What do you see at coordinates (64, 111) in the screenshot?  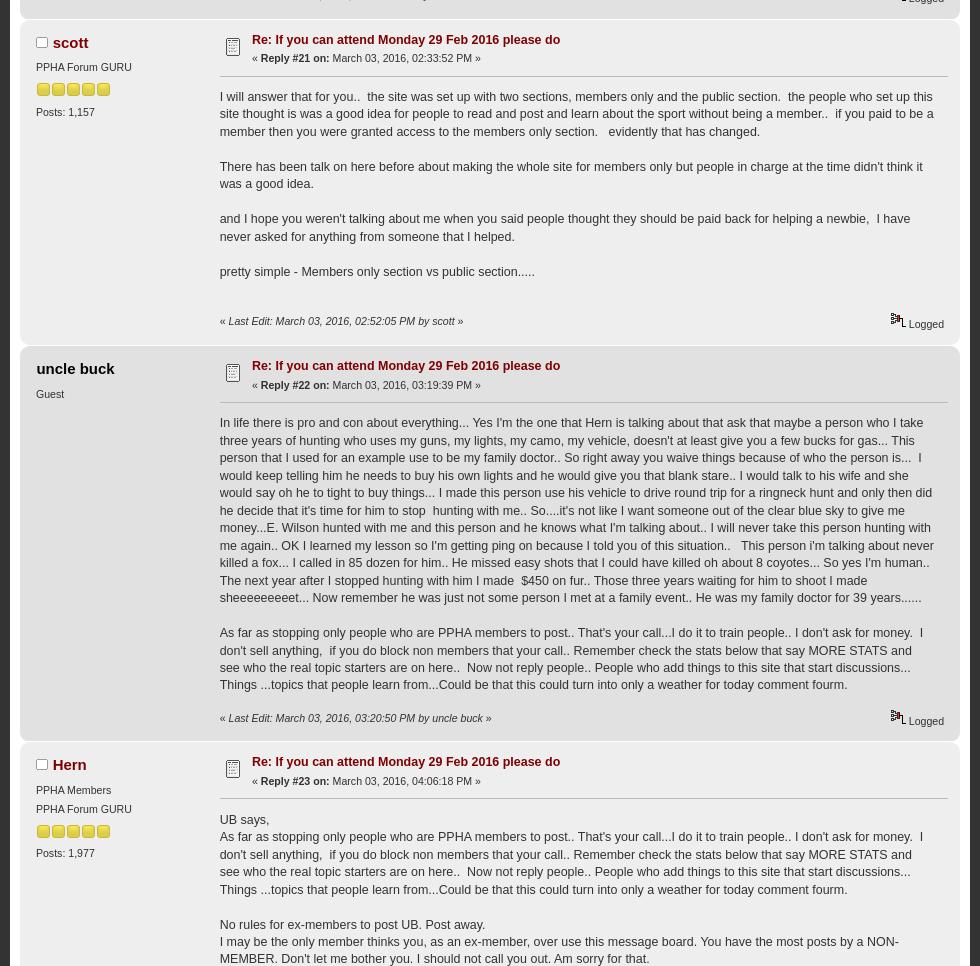 I see `'Posts: 1,157'` at bounding box center [64, 111].